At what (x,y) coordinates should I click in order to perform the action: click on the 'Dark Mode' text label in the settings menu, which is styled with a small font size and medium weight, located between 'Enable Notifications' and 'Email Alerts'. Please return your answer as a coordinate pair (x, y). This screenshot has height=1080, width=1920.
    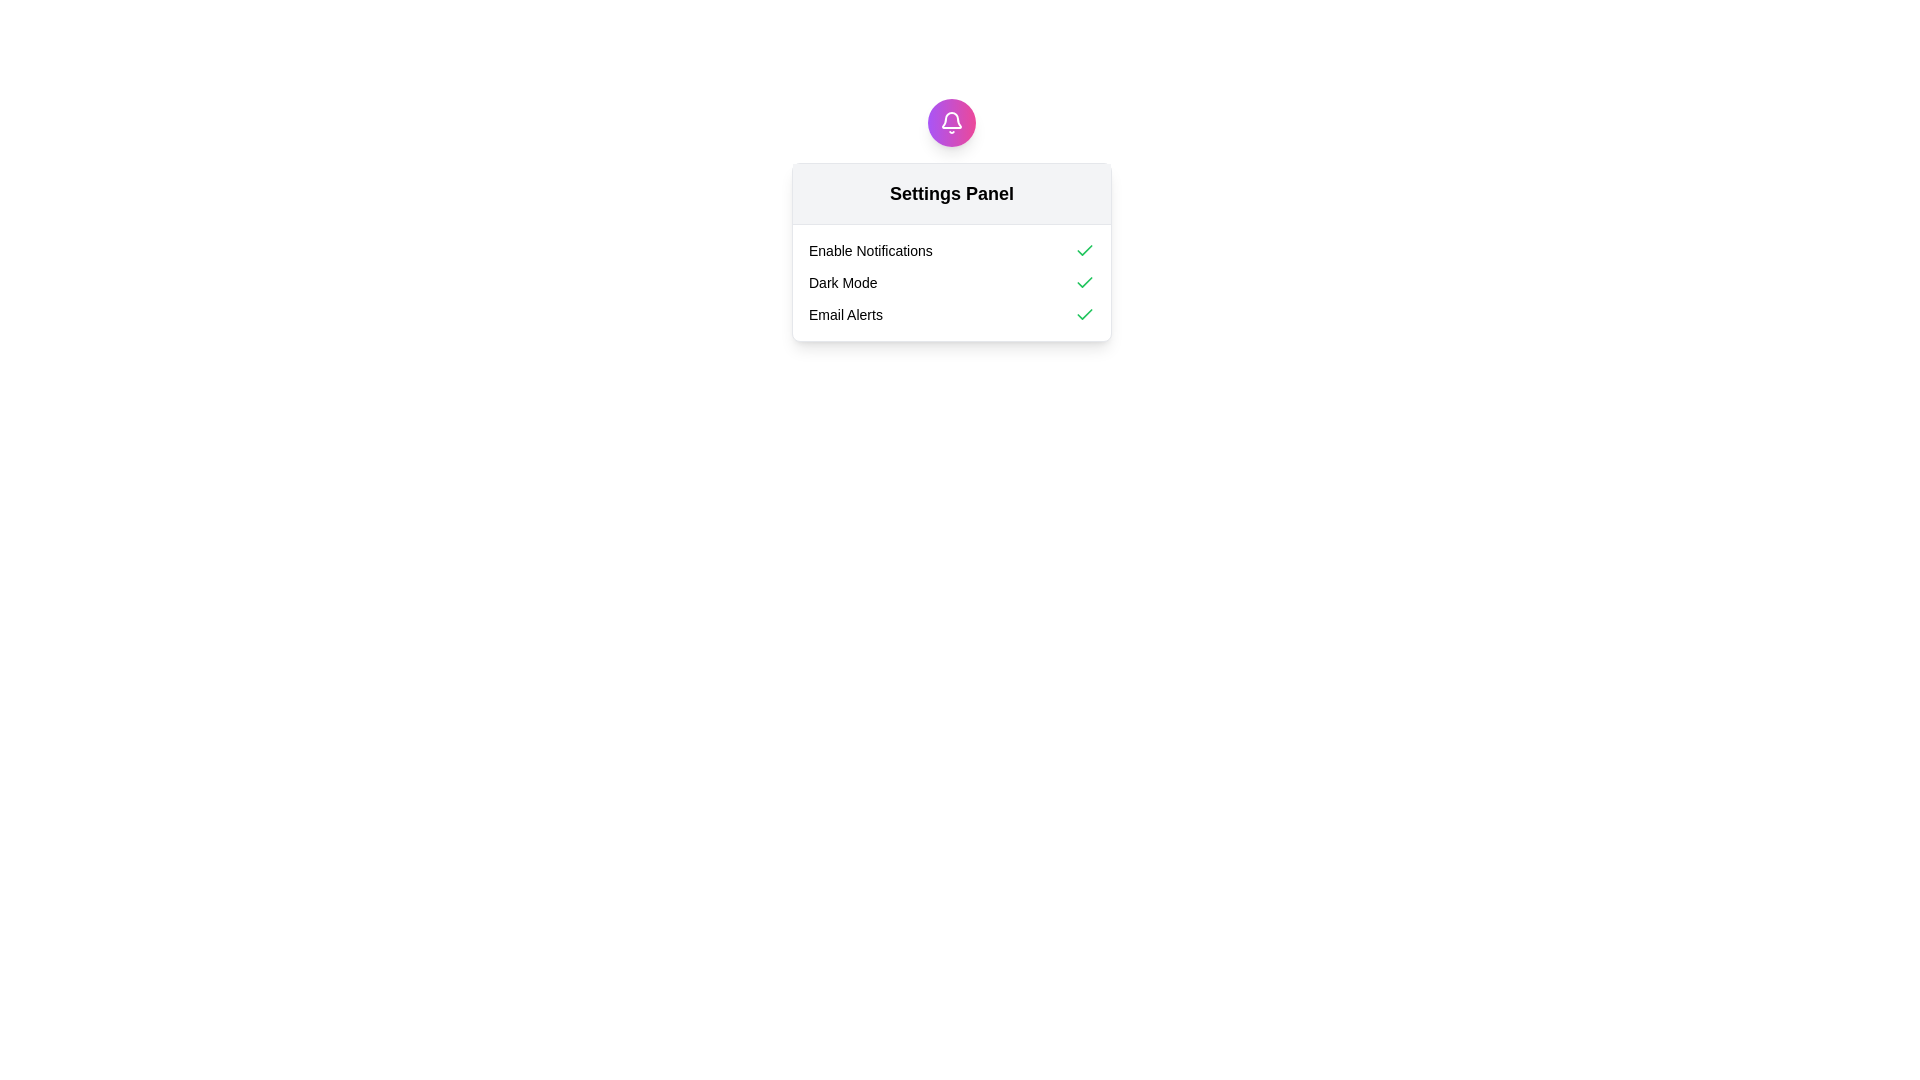
    Looking at the image, I should click on (843, 282).